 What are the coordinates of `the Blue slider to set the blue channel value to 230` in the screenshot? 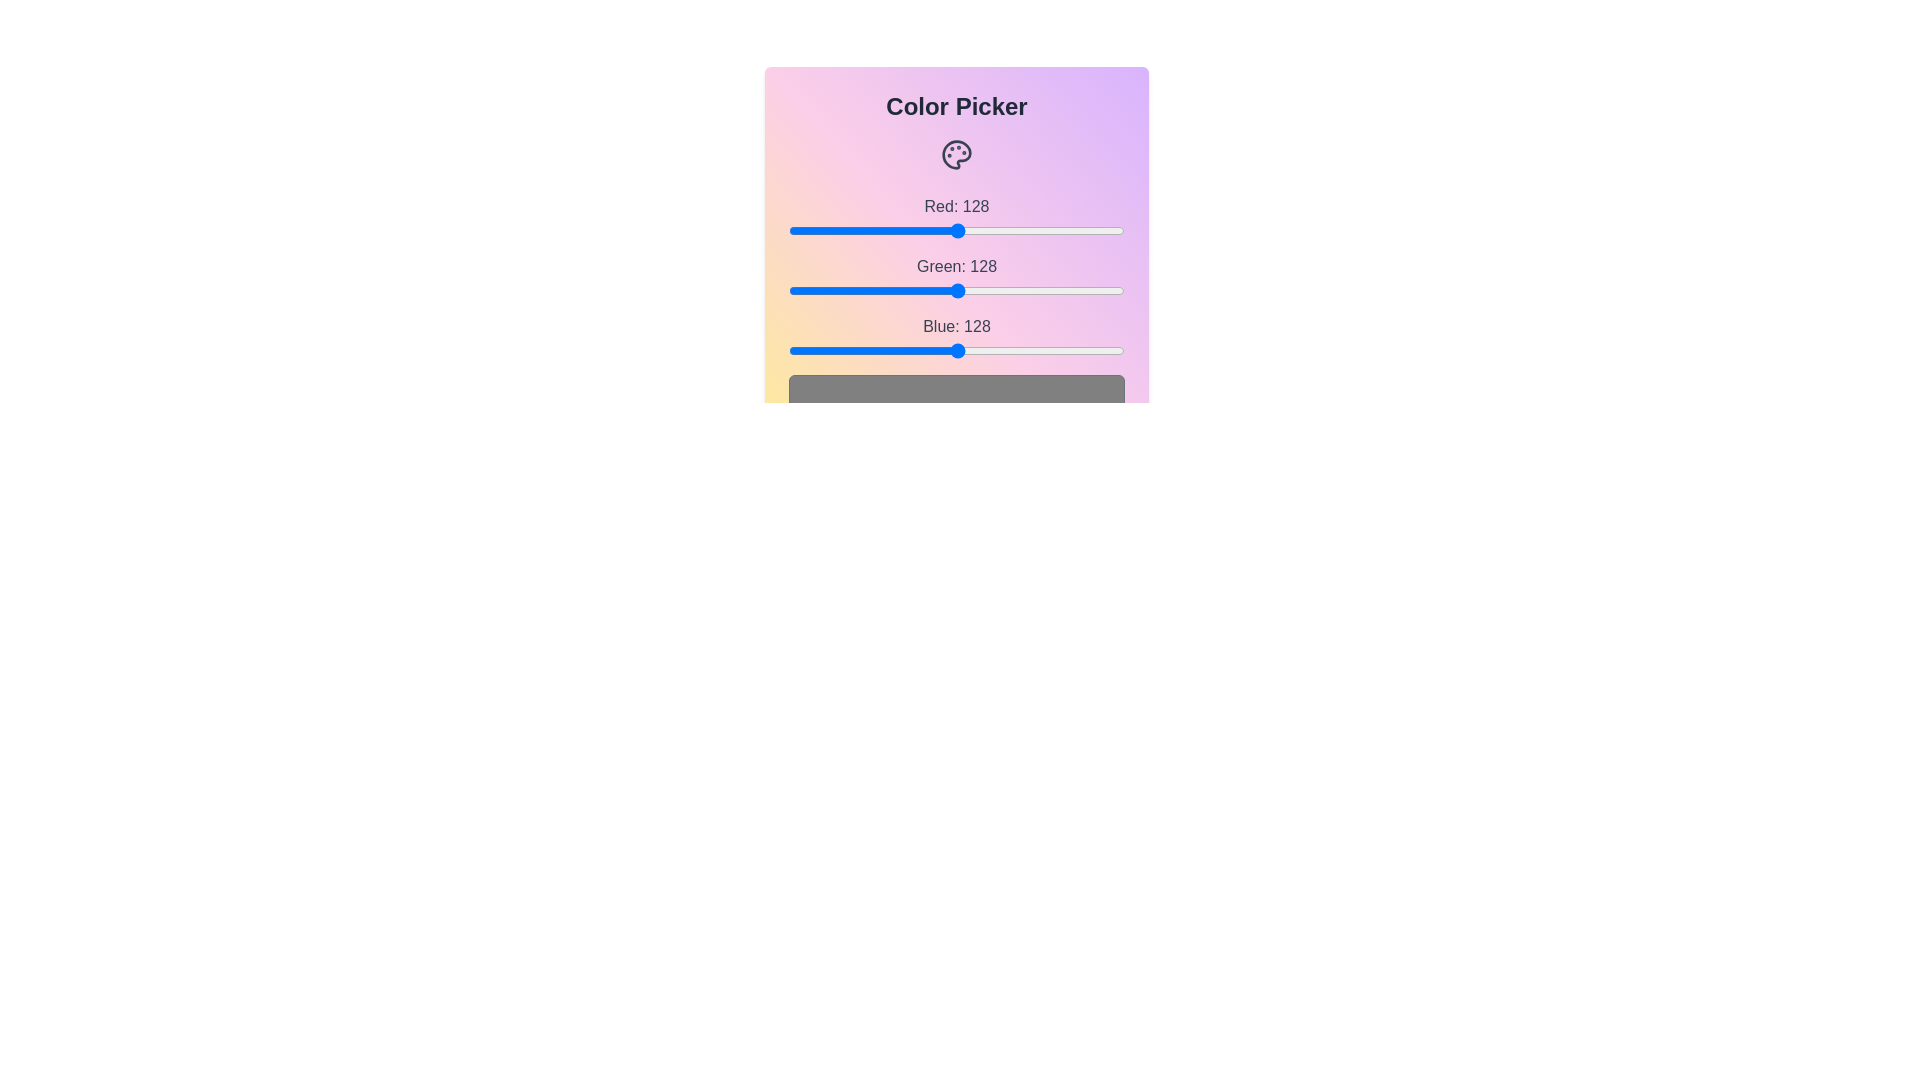 It's located at (1091, 350).